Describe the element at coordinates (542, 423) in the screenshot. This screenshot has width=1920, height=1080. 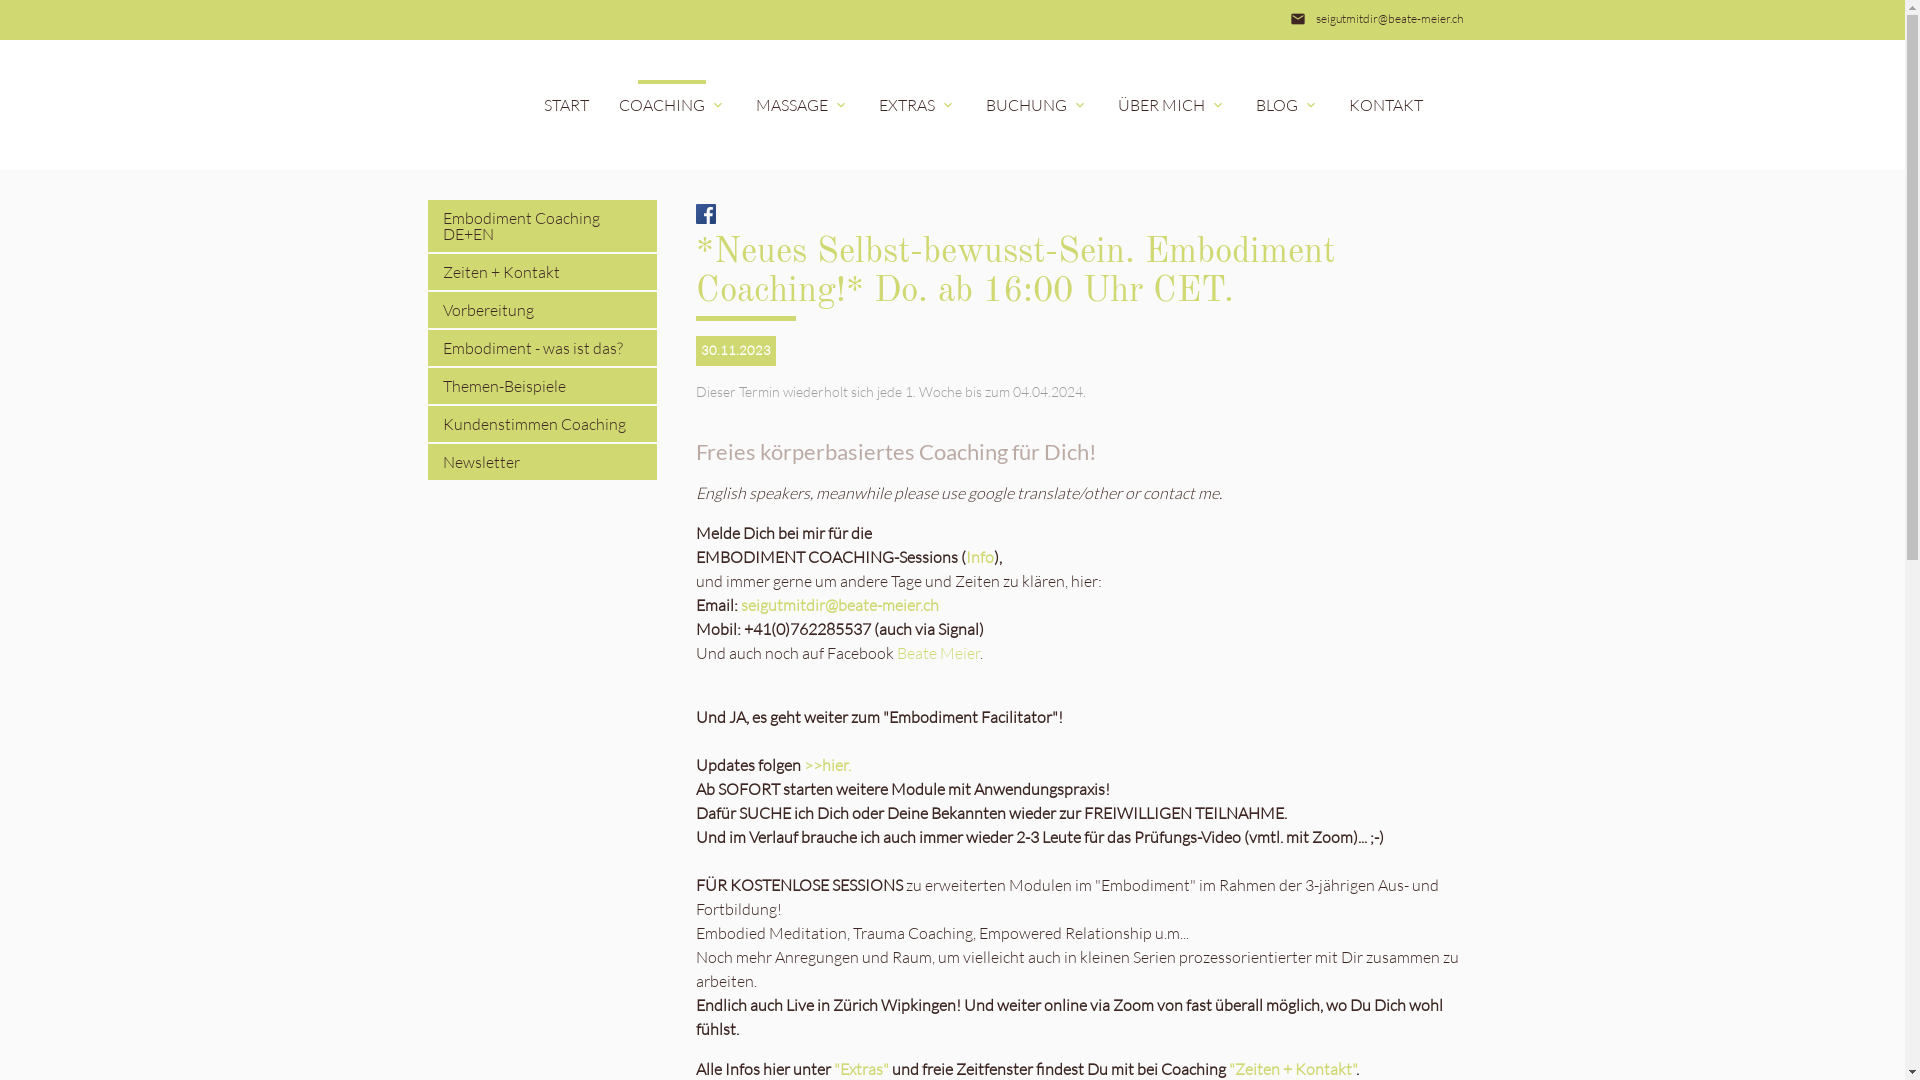
I see `'Kundenstimmen Coaching'` at that location.